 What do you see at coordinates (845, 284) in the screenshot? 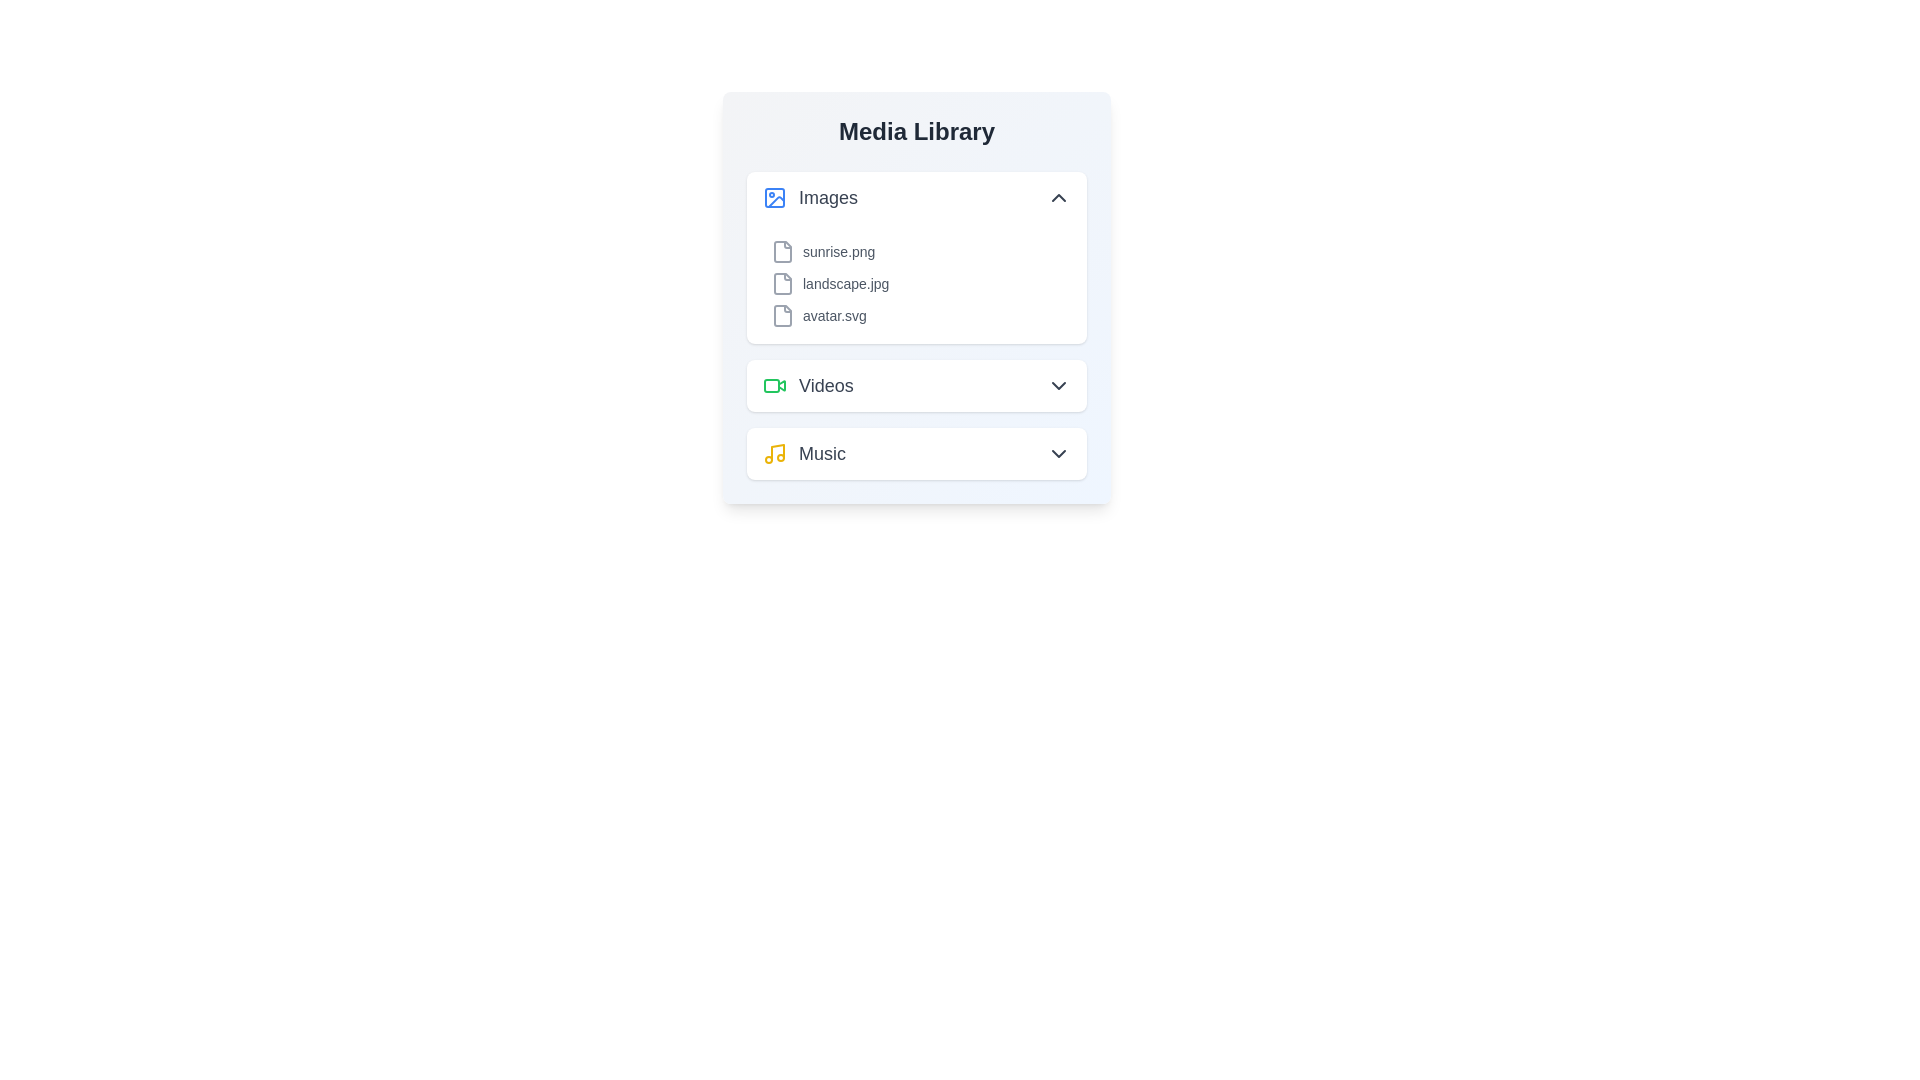
I see `the text label displaying the filename 'landscape.jpg'` at bounding box center [845, 284].